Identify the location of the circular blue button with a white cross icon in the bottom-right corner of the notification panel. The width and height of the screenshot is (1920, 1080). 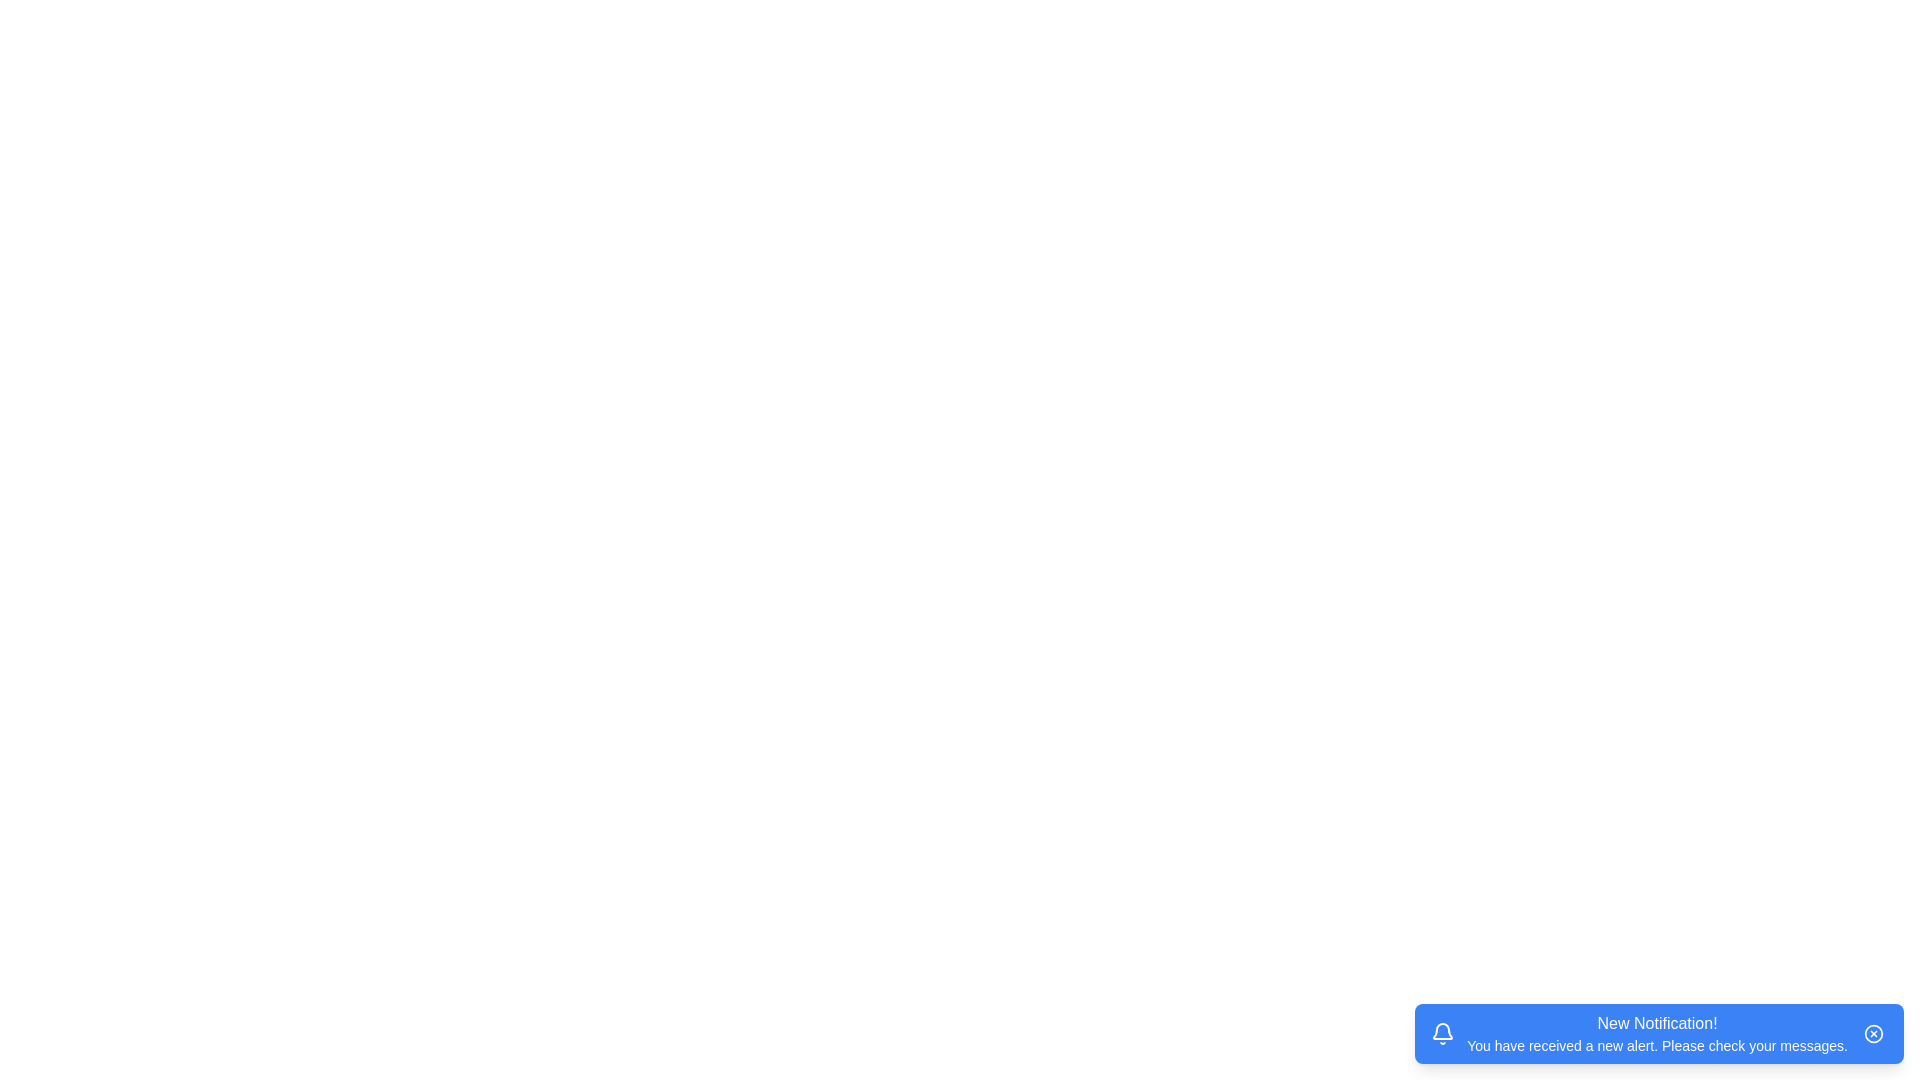
(1872, 1033).